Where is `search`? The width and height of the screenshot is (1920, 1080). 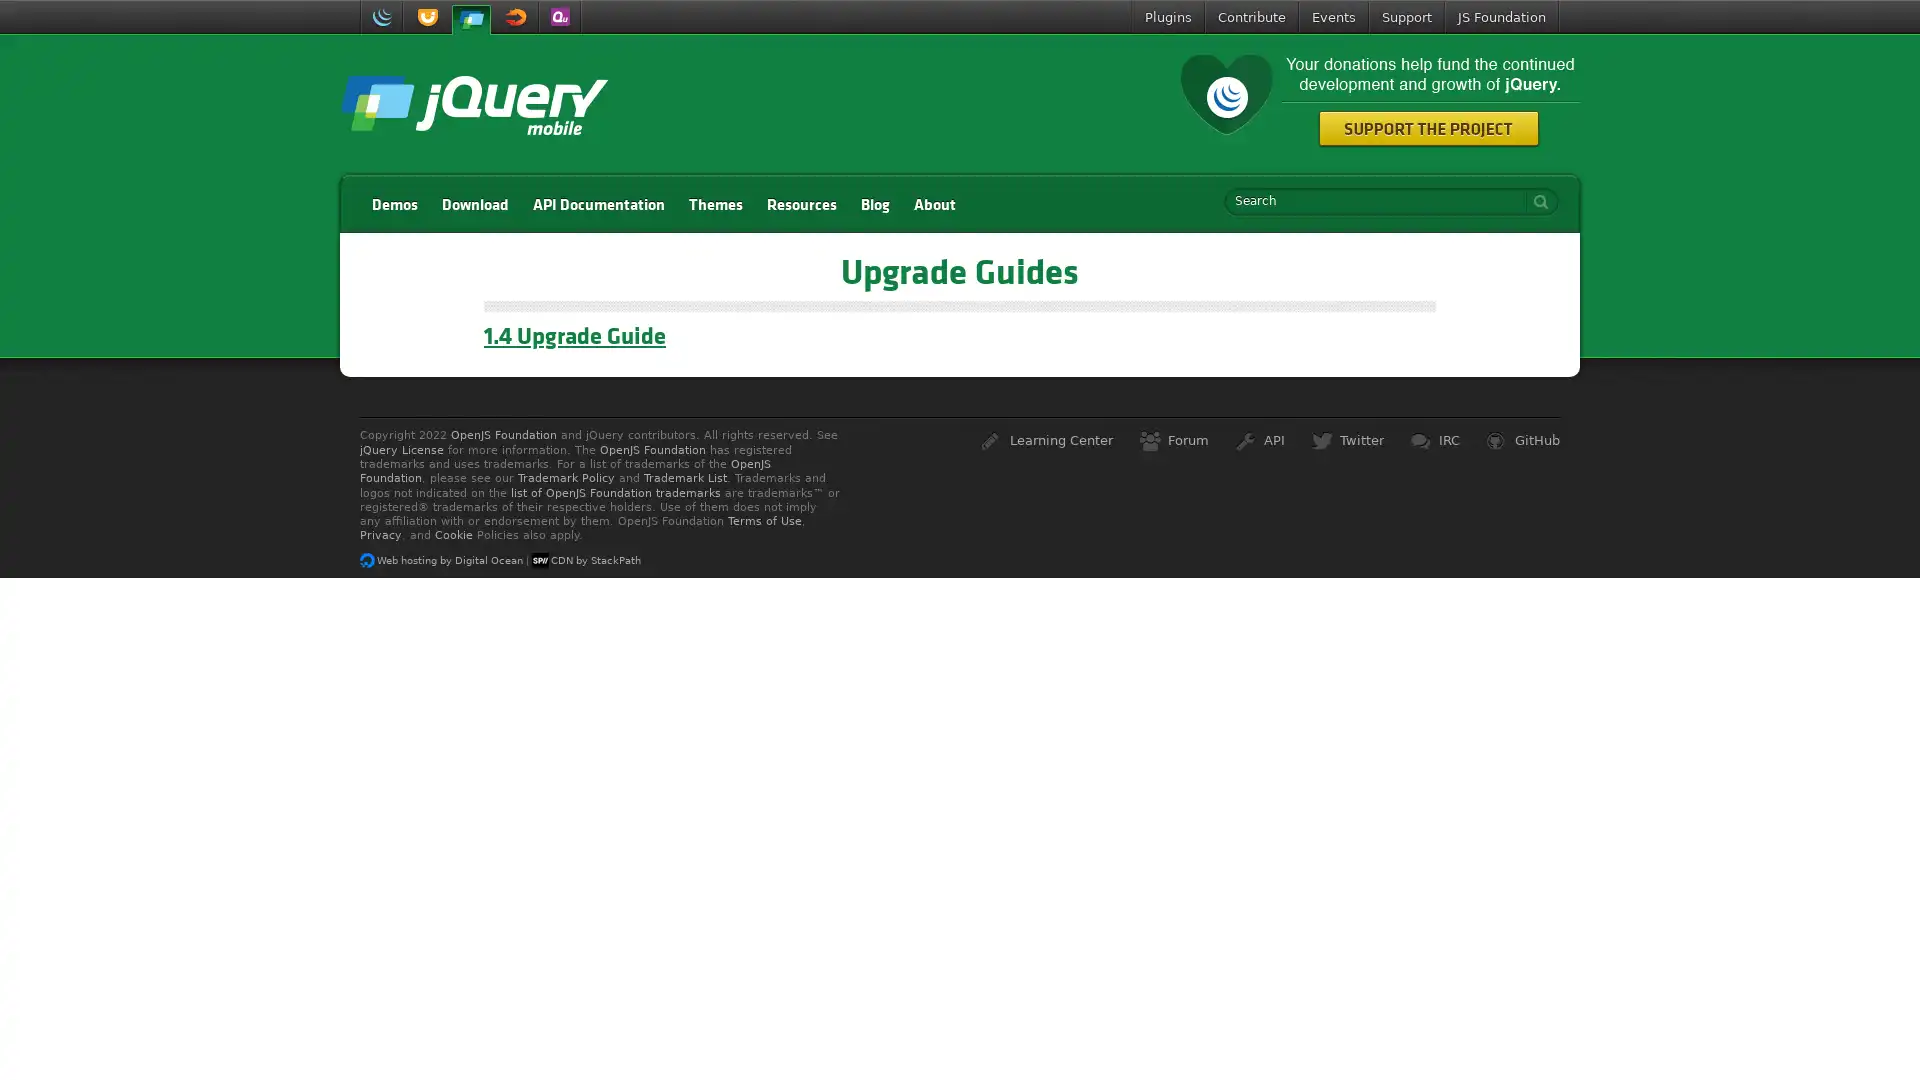
search is located at coordinates (1535, 201).